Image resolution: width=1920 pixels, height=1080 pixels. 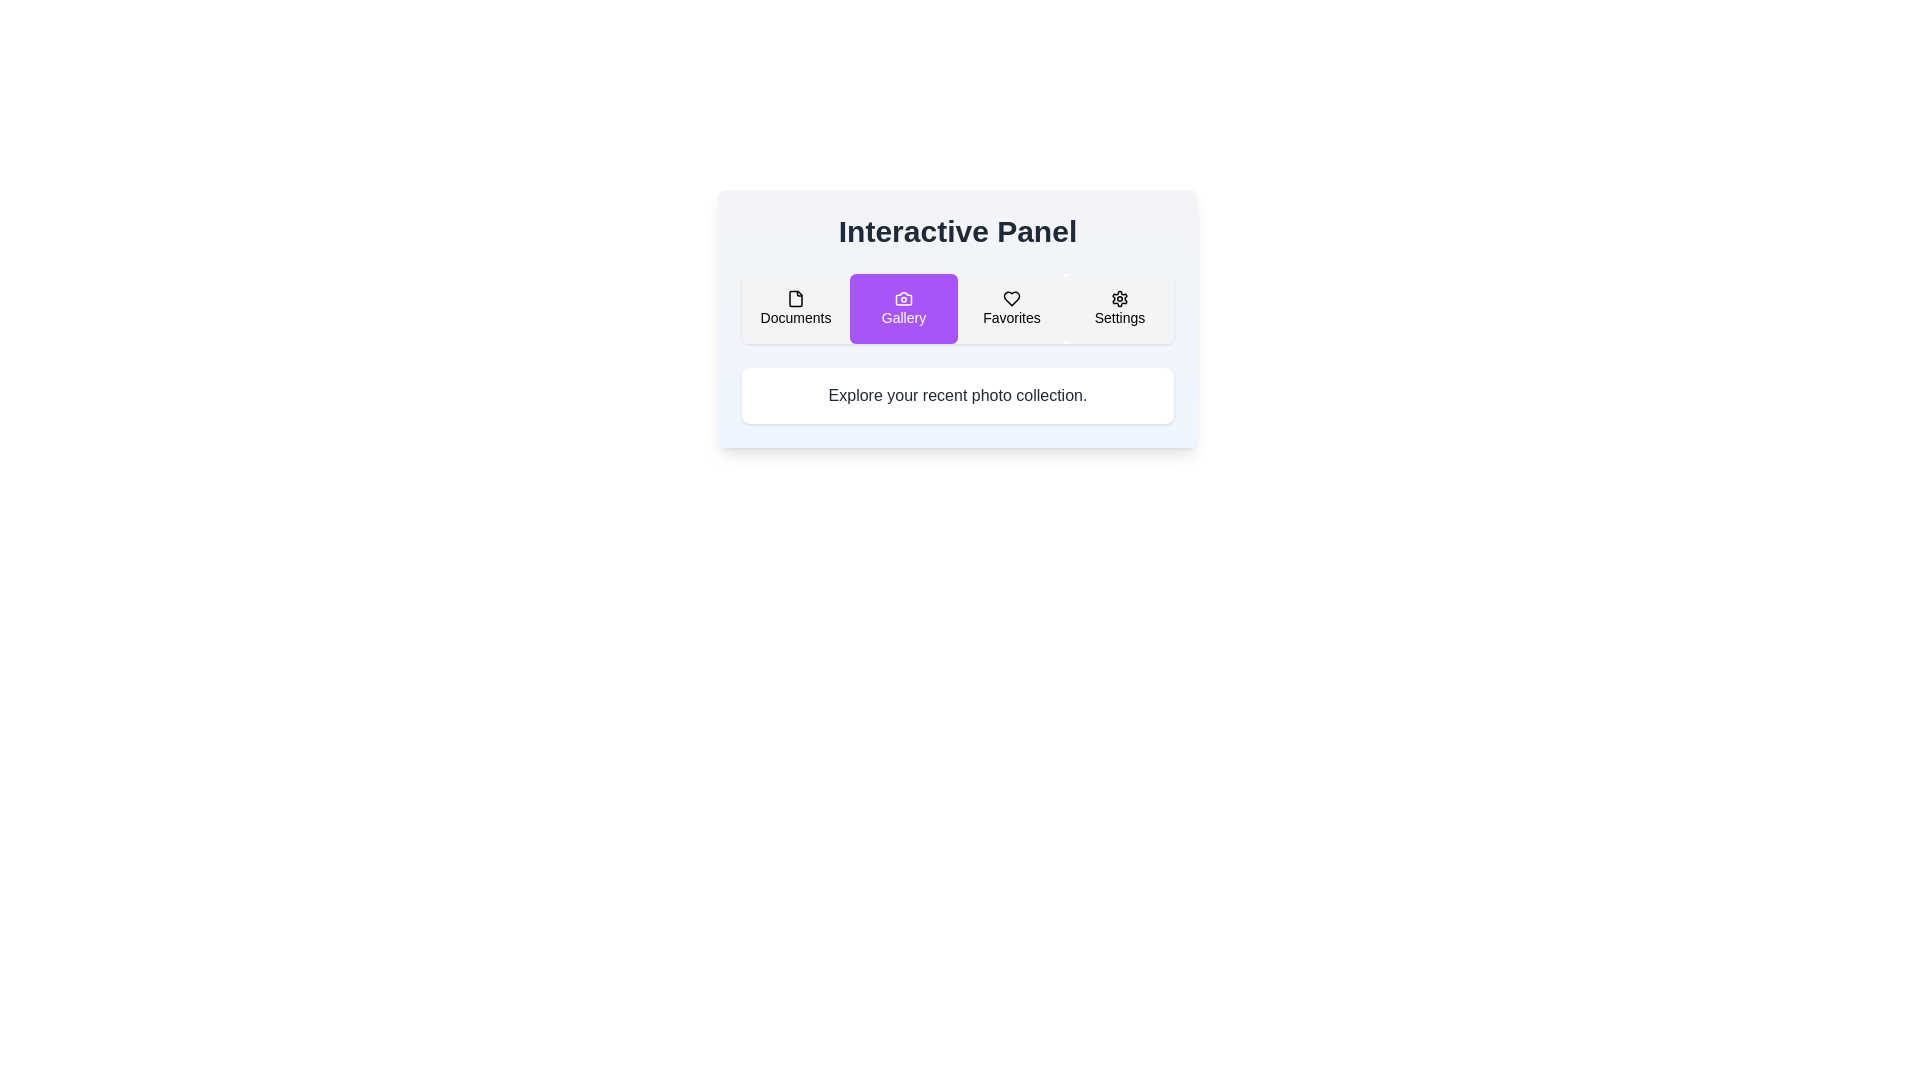 What do you see at coordinates (1012, 299) in the screenshot?
I see `the heart-shaped 'Favorites' icon located above the text 'Favorites' in the third section of the interactive panel` at bounding box center [1012, 299].